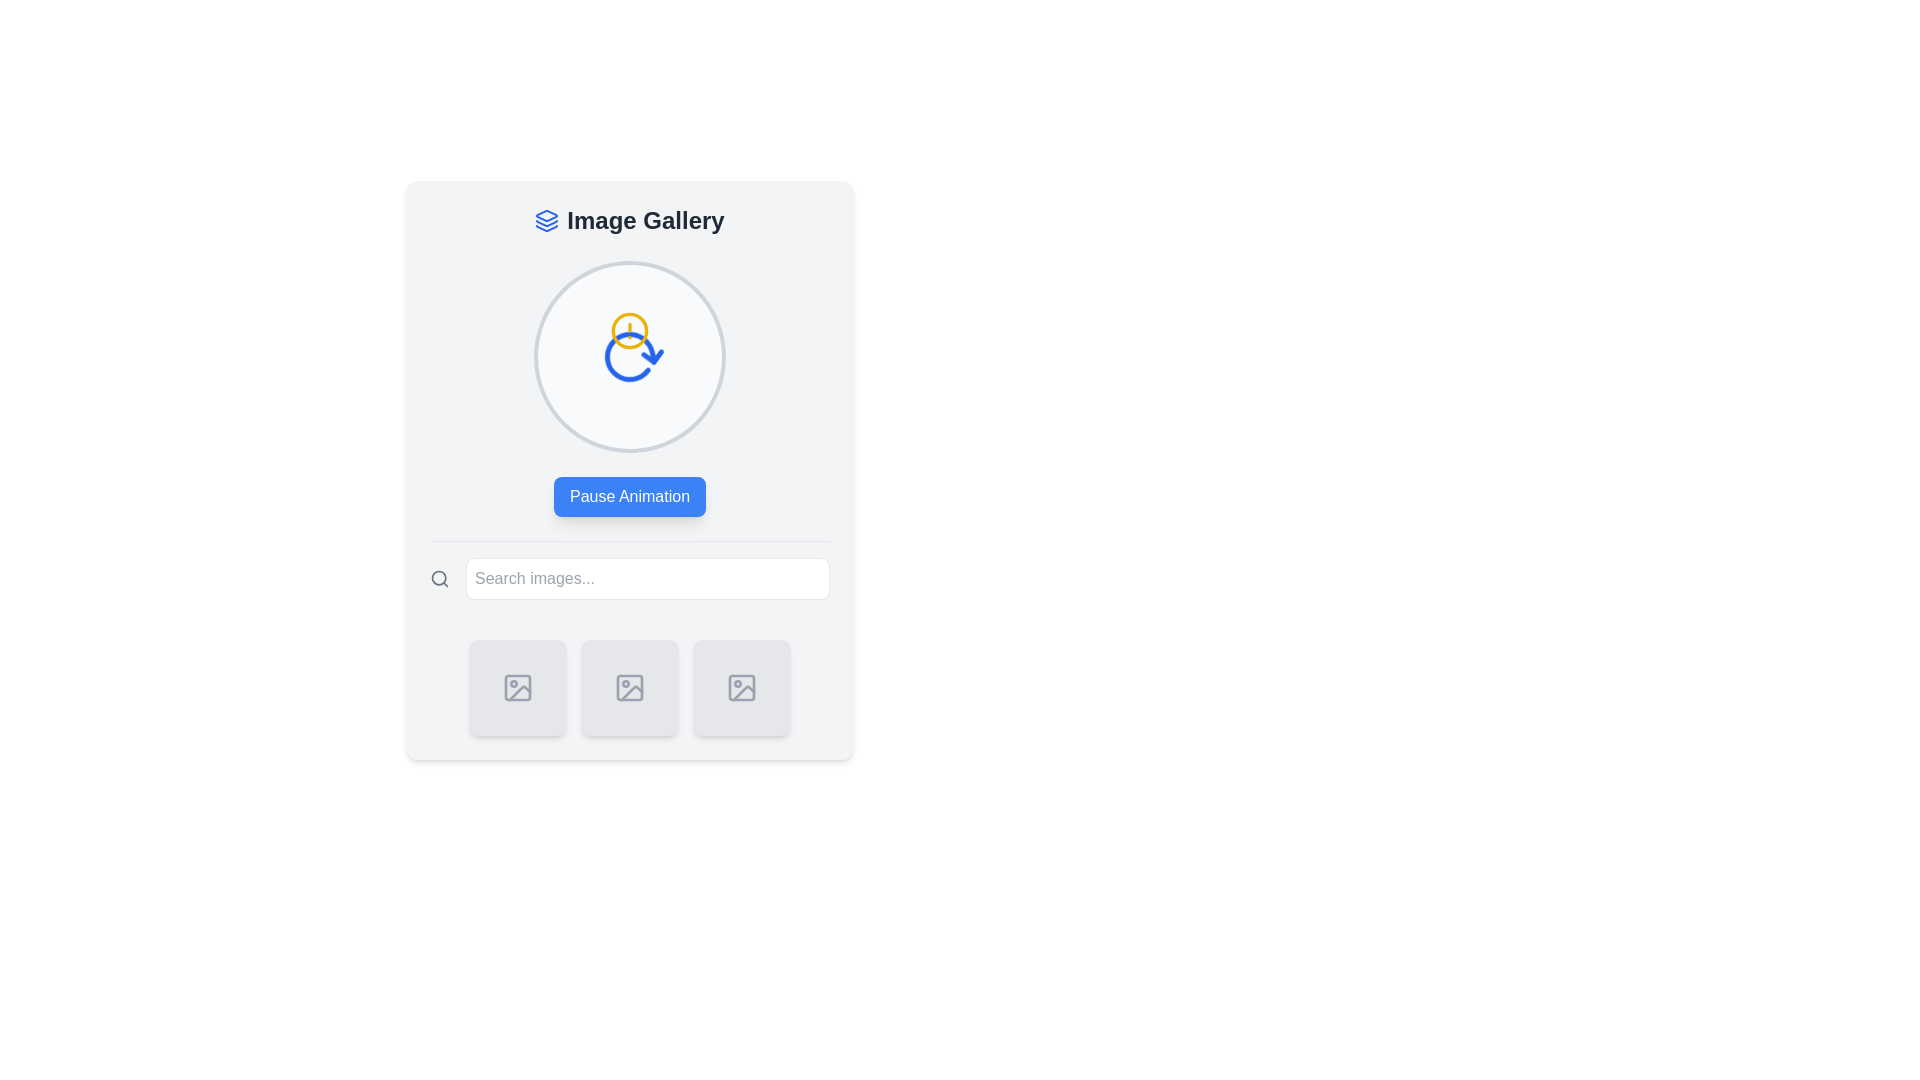 The image size is (1920, 1080). I want to click on the second button in the row of three buttons, which has a light gray color, rounded corners, and an image placeholder icon, so click(628, 686).